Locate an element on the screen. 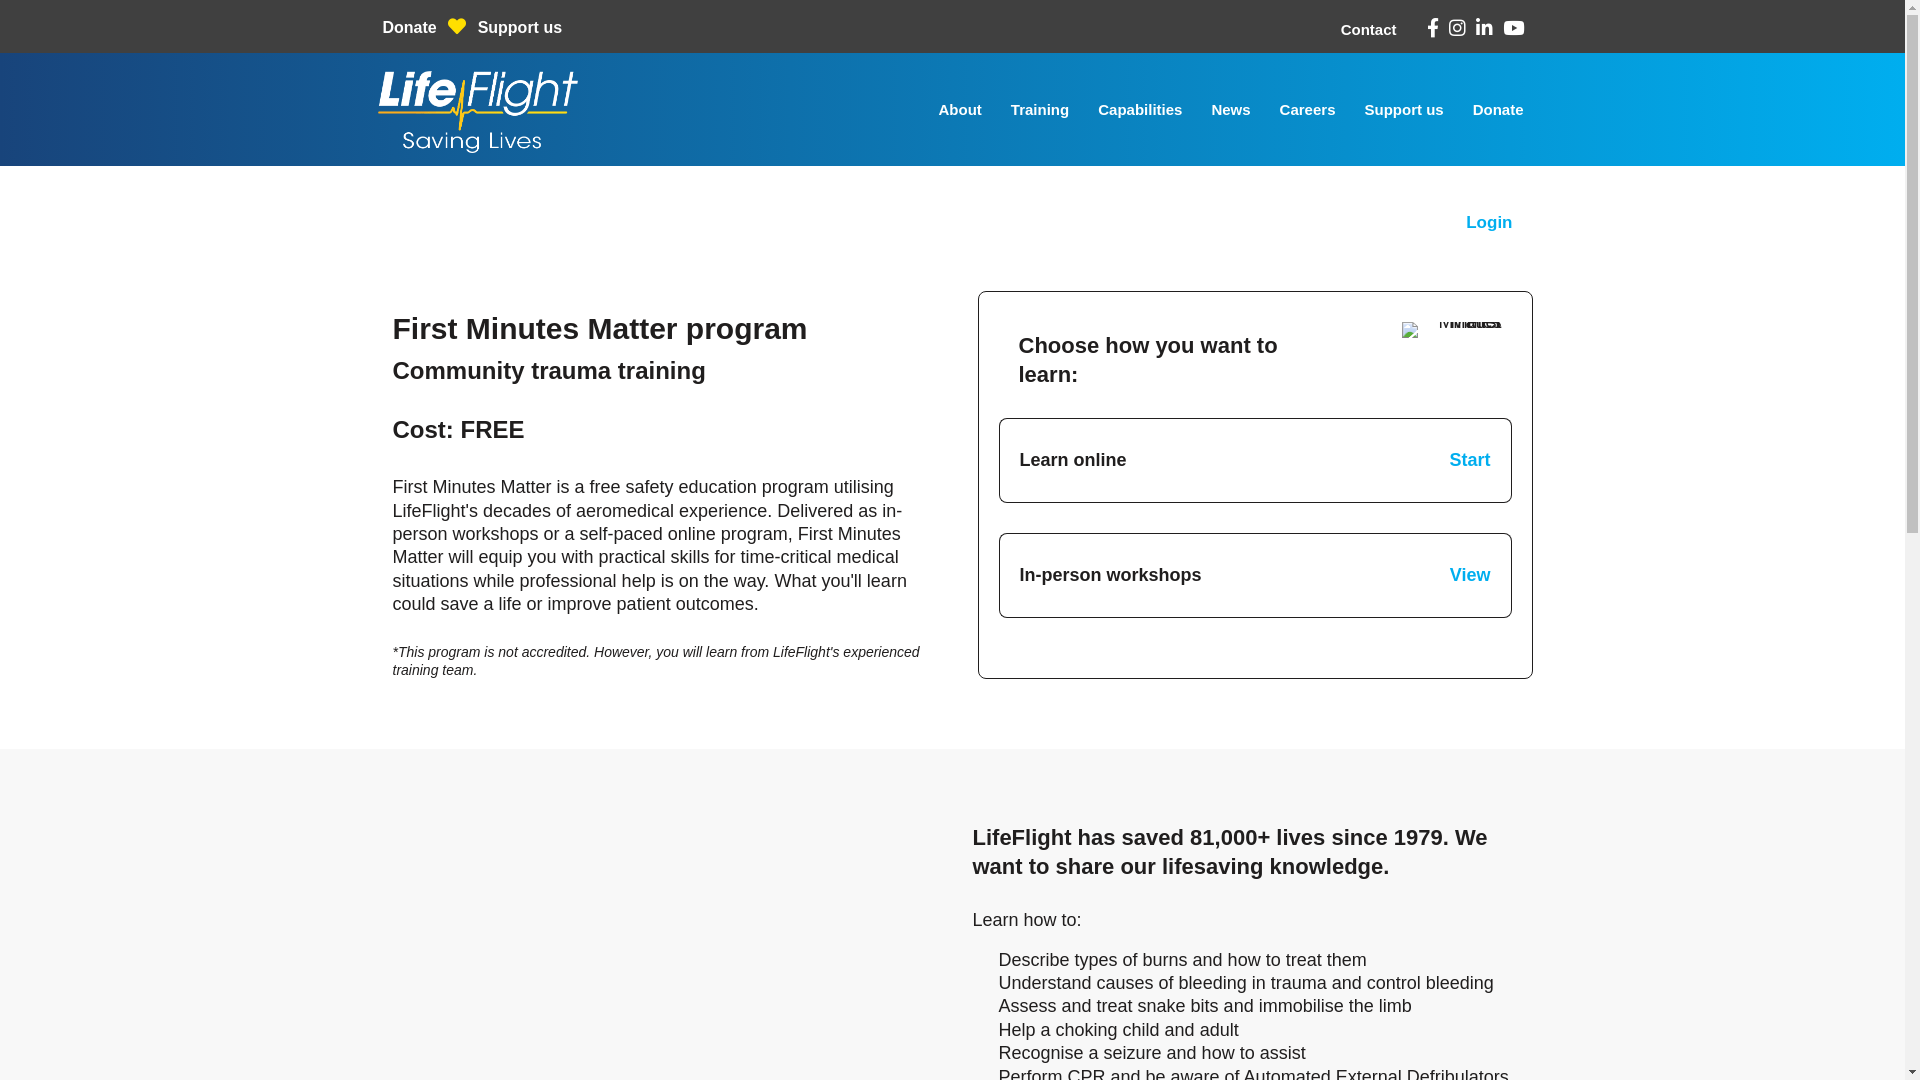 The height and width of the screenshot is (1080, 1920). 'View' is located at coordinates (1449, 575).